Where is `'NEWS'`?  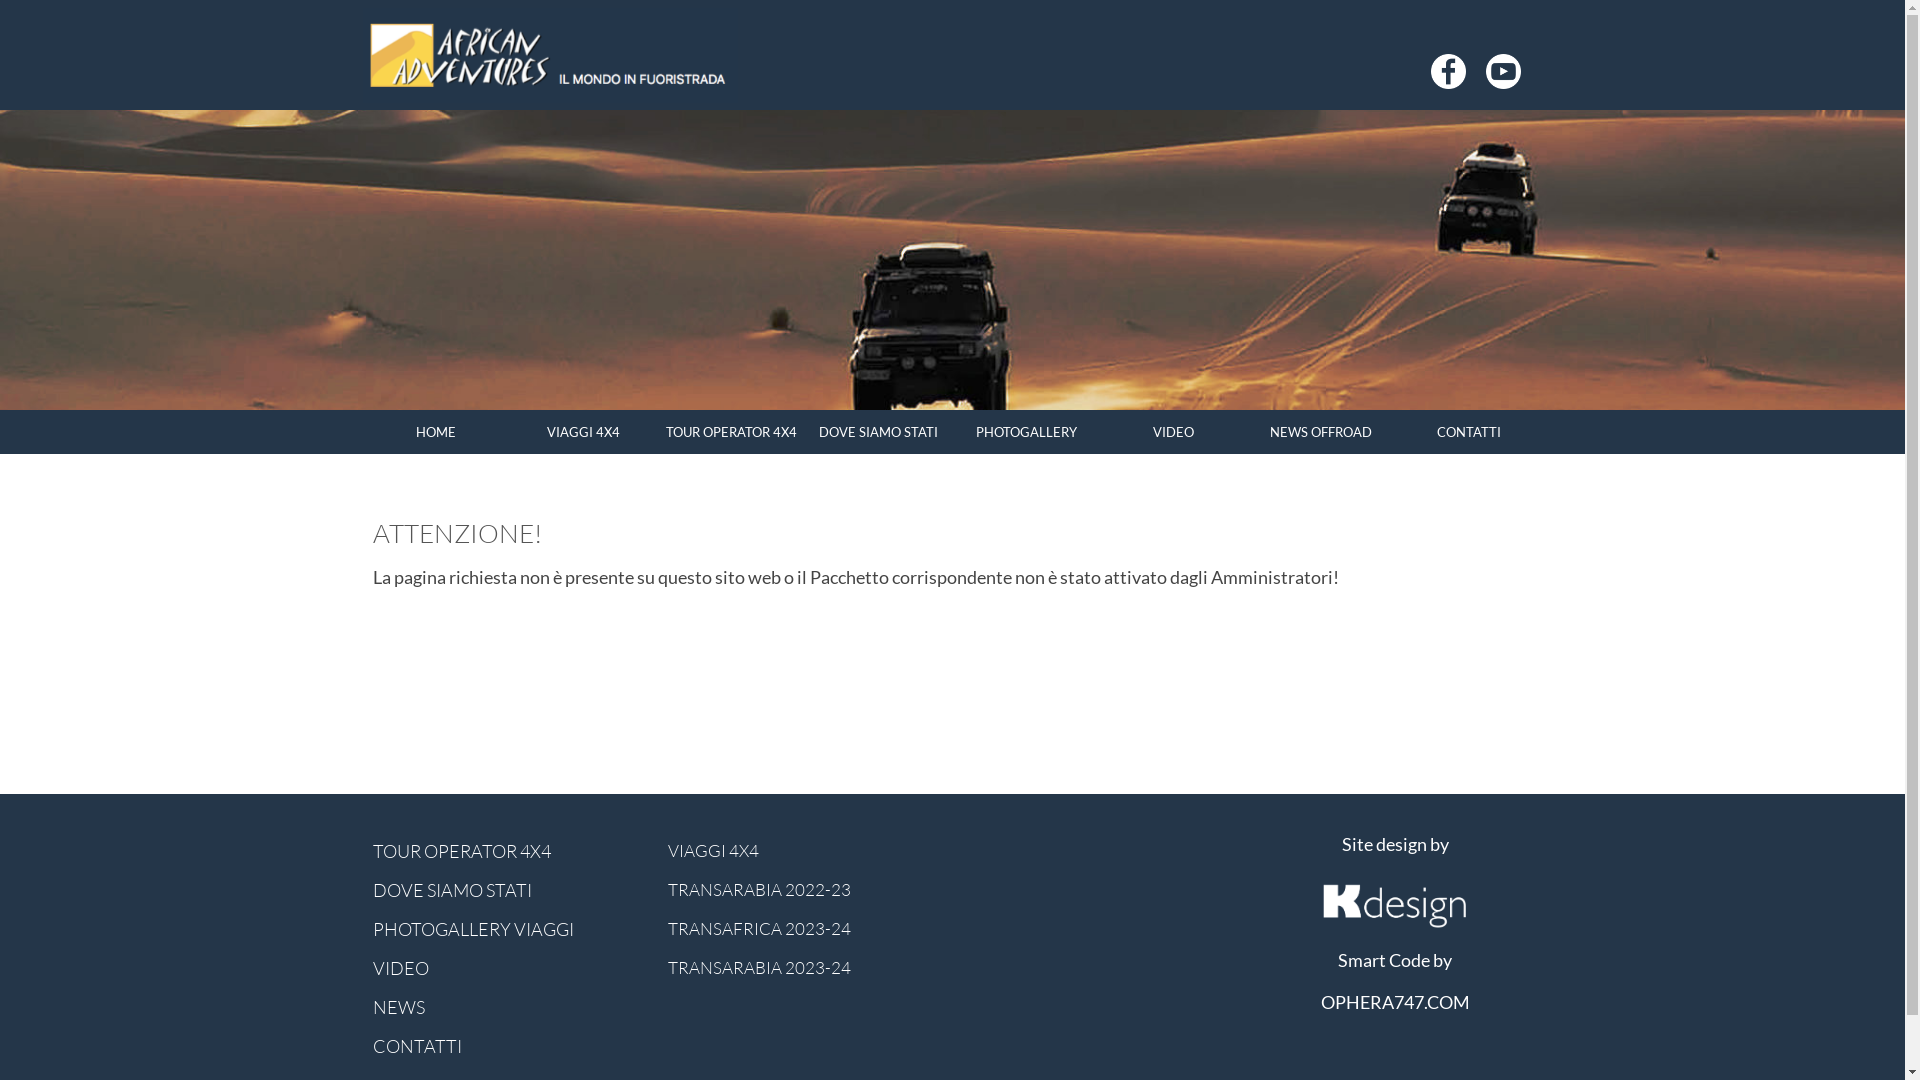 'NEWS' is located at coordinates (372, 1006).